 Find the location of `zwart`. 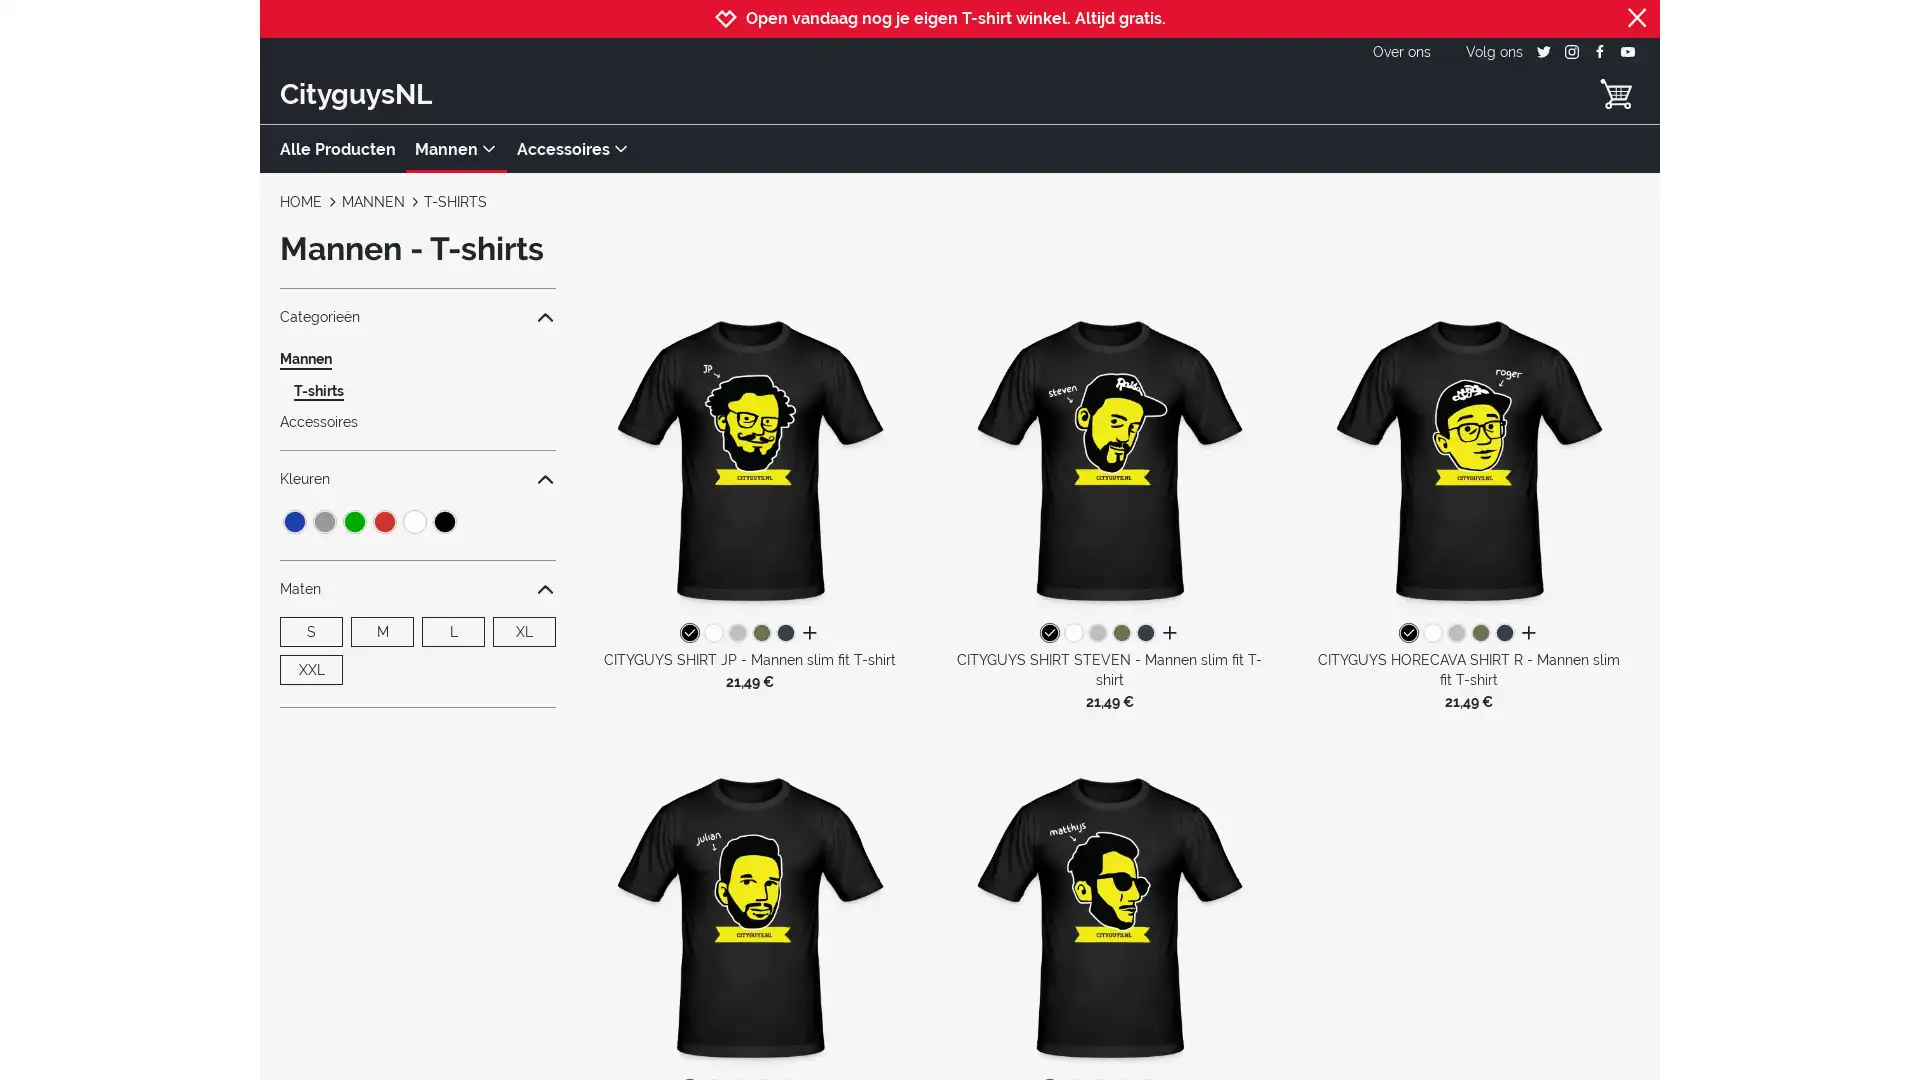

zwart is located at coordinates (1048, 633).